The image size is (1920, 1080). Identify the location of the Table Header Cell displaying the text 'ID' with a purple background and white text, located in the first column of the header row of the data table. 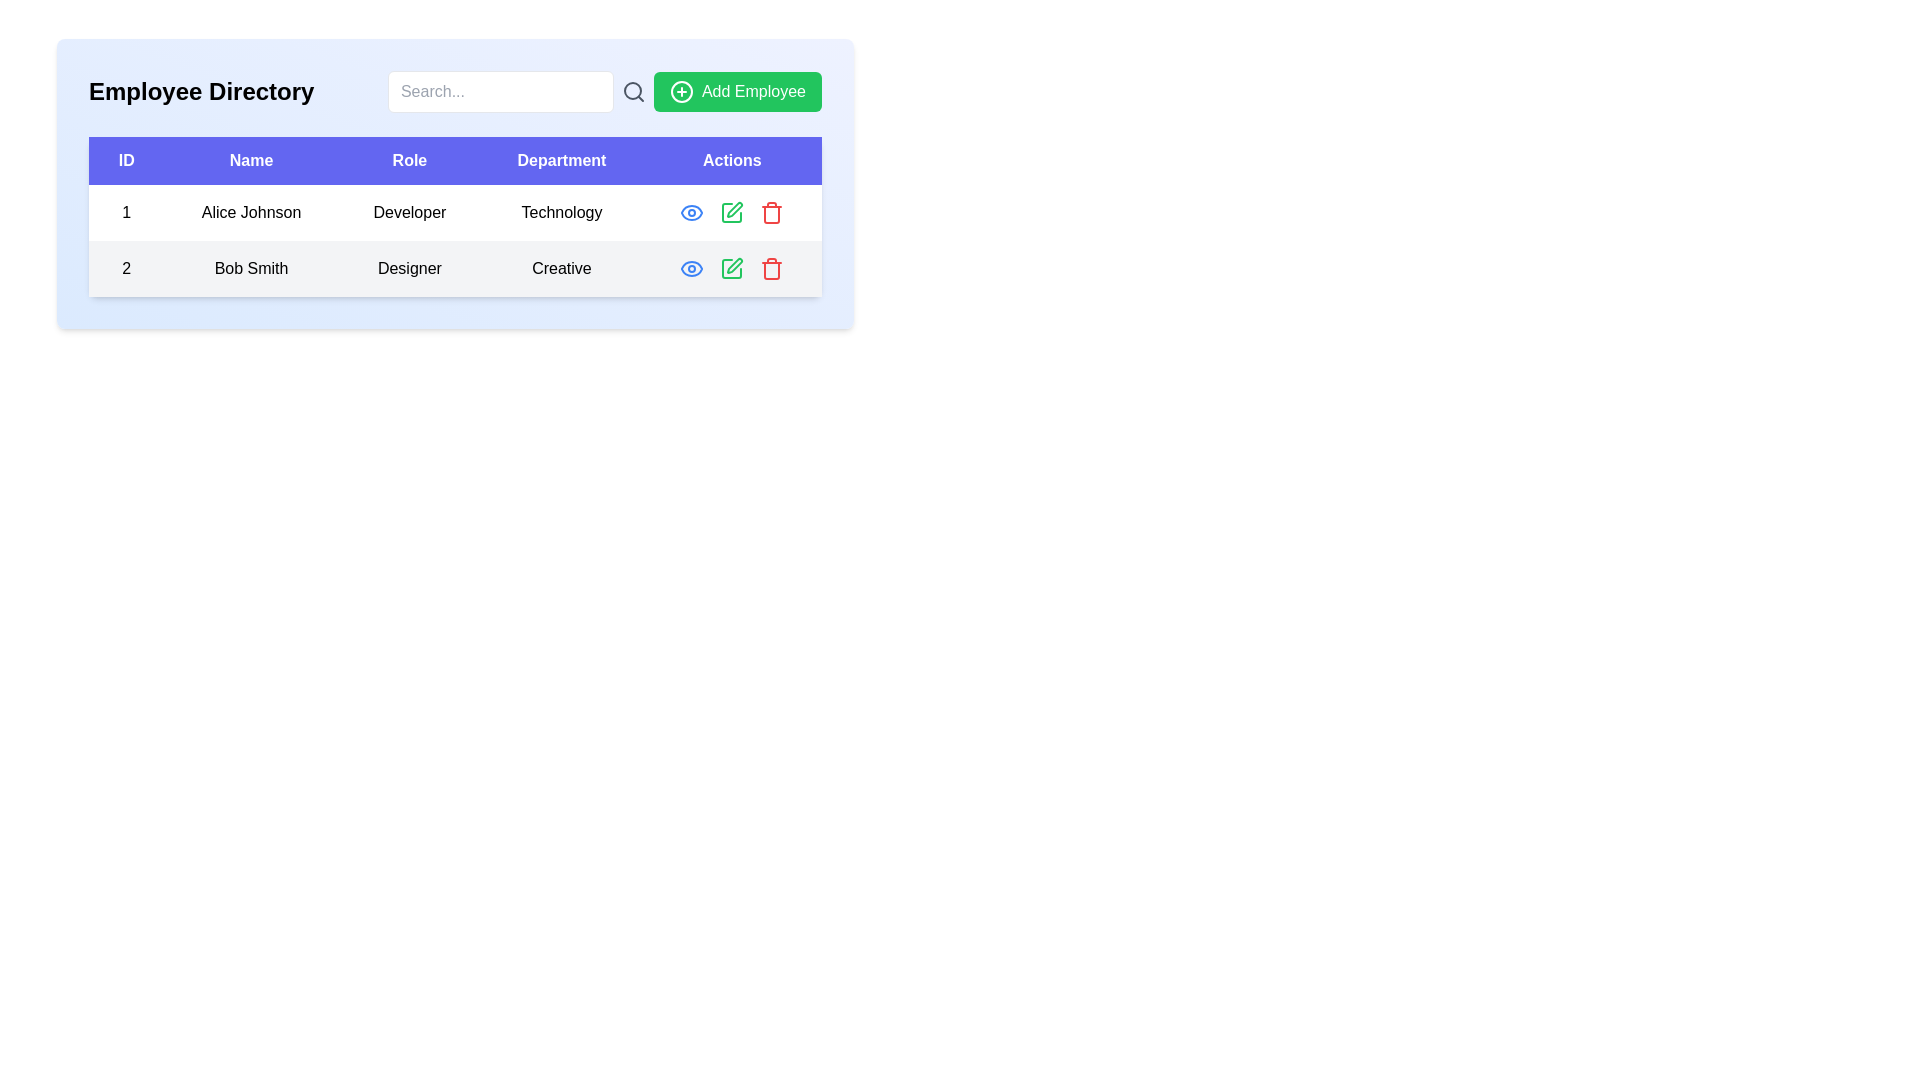
(125, 160).